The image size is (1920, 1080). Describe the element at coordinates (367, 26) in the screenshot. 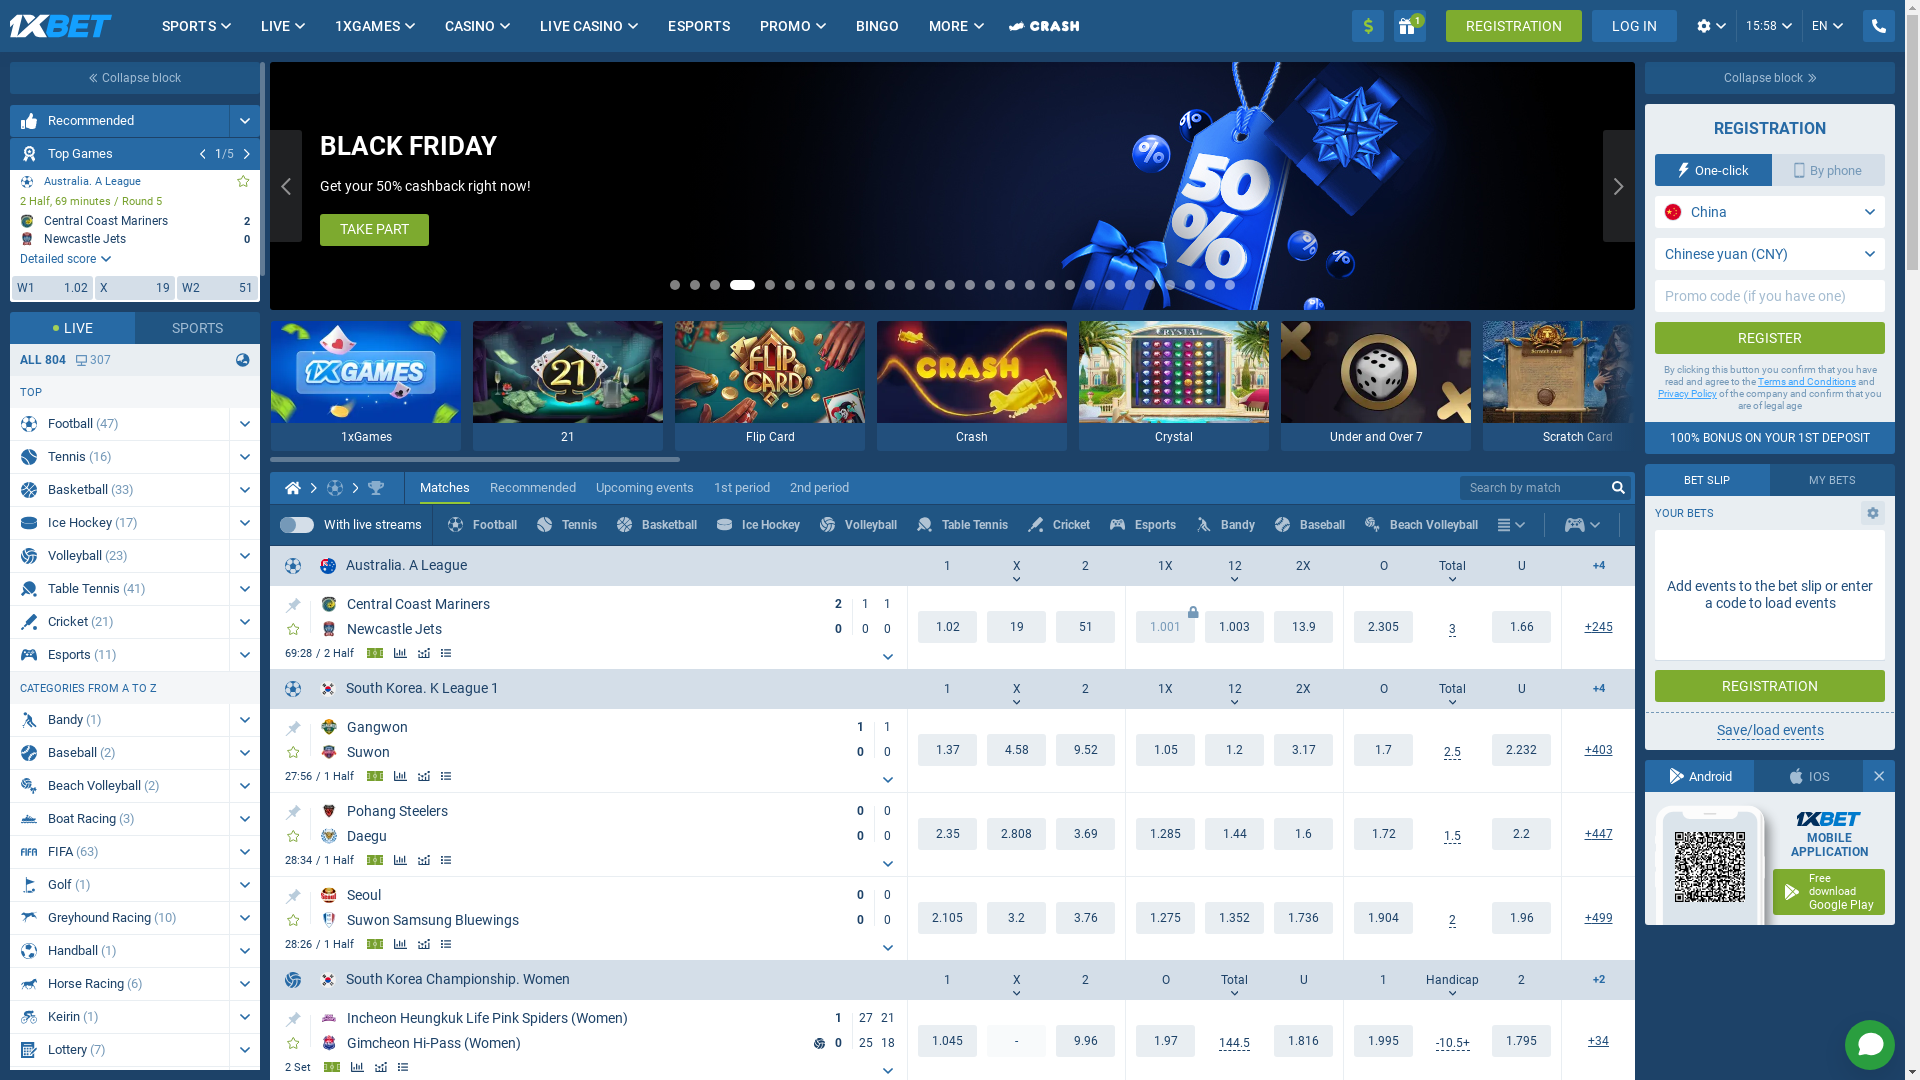

I see `'1XGAMES'` at that location.